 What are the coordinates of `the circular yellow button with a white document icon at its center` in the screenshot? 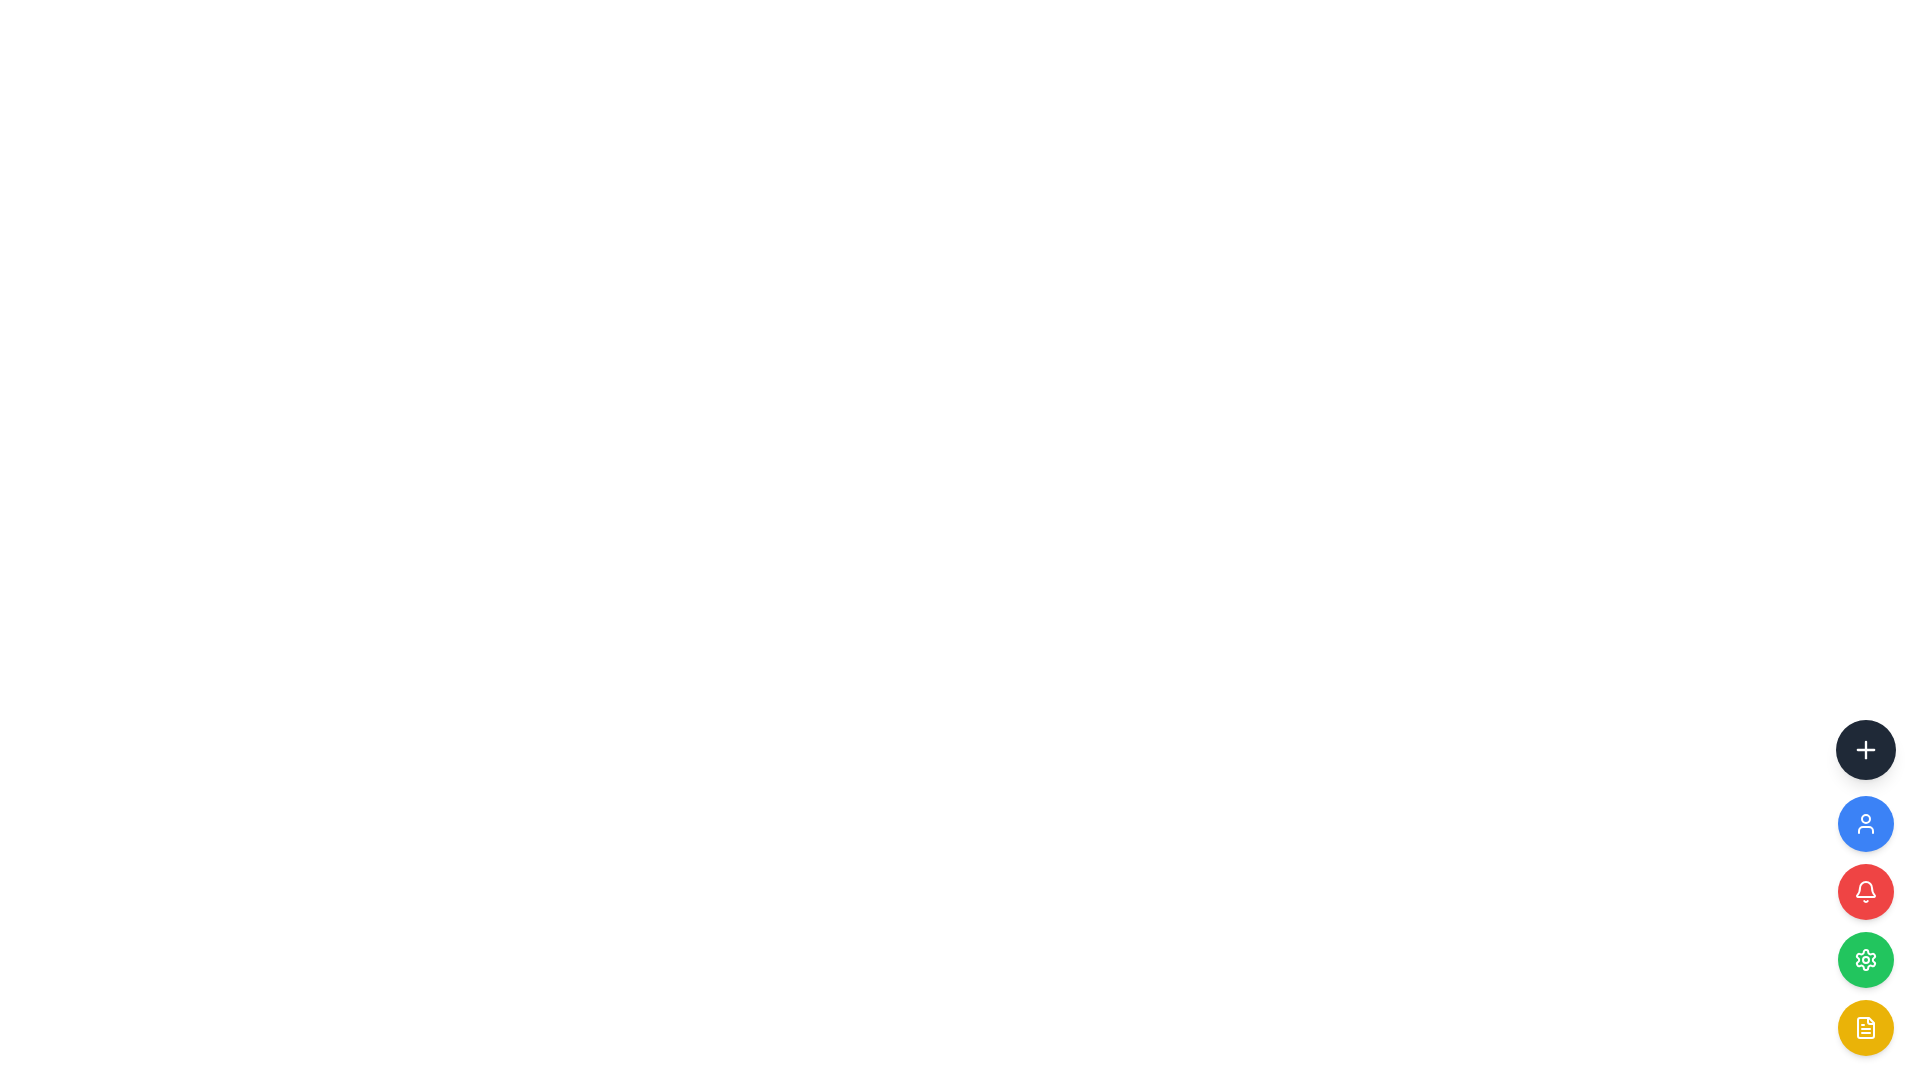 It's located at (1865, 886).